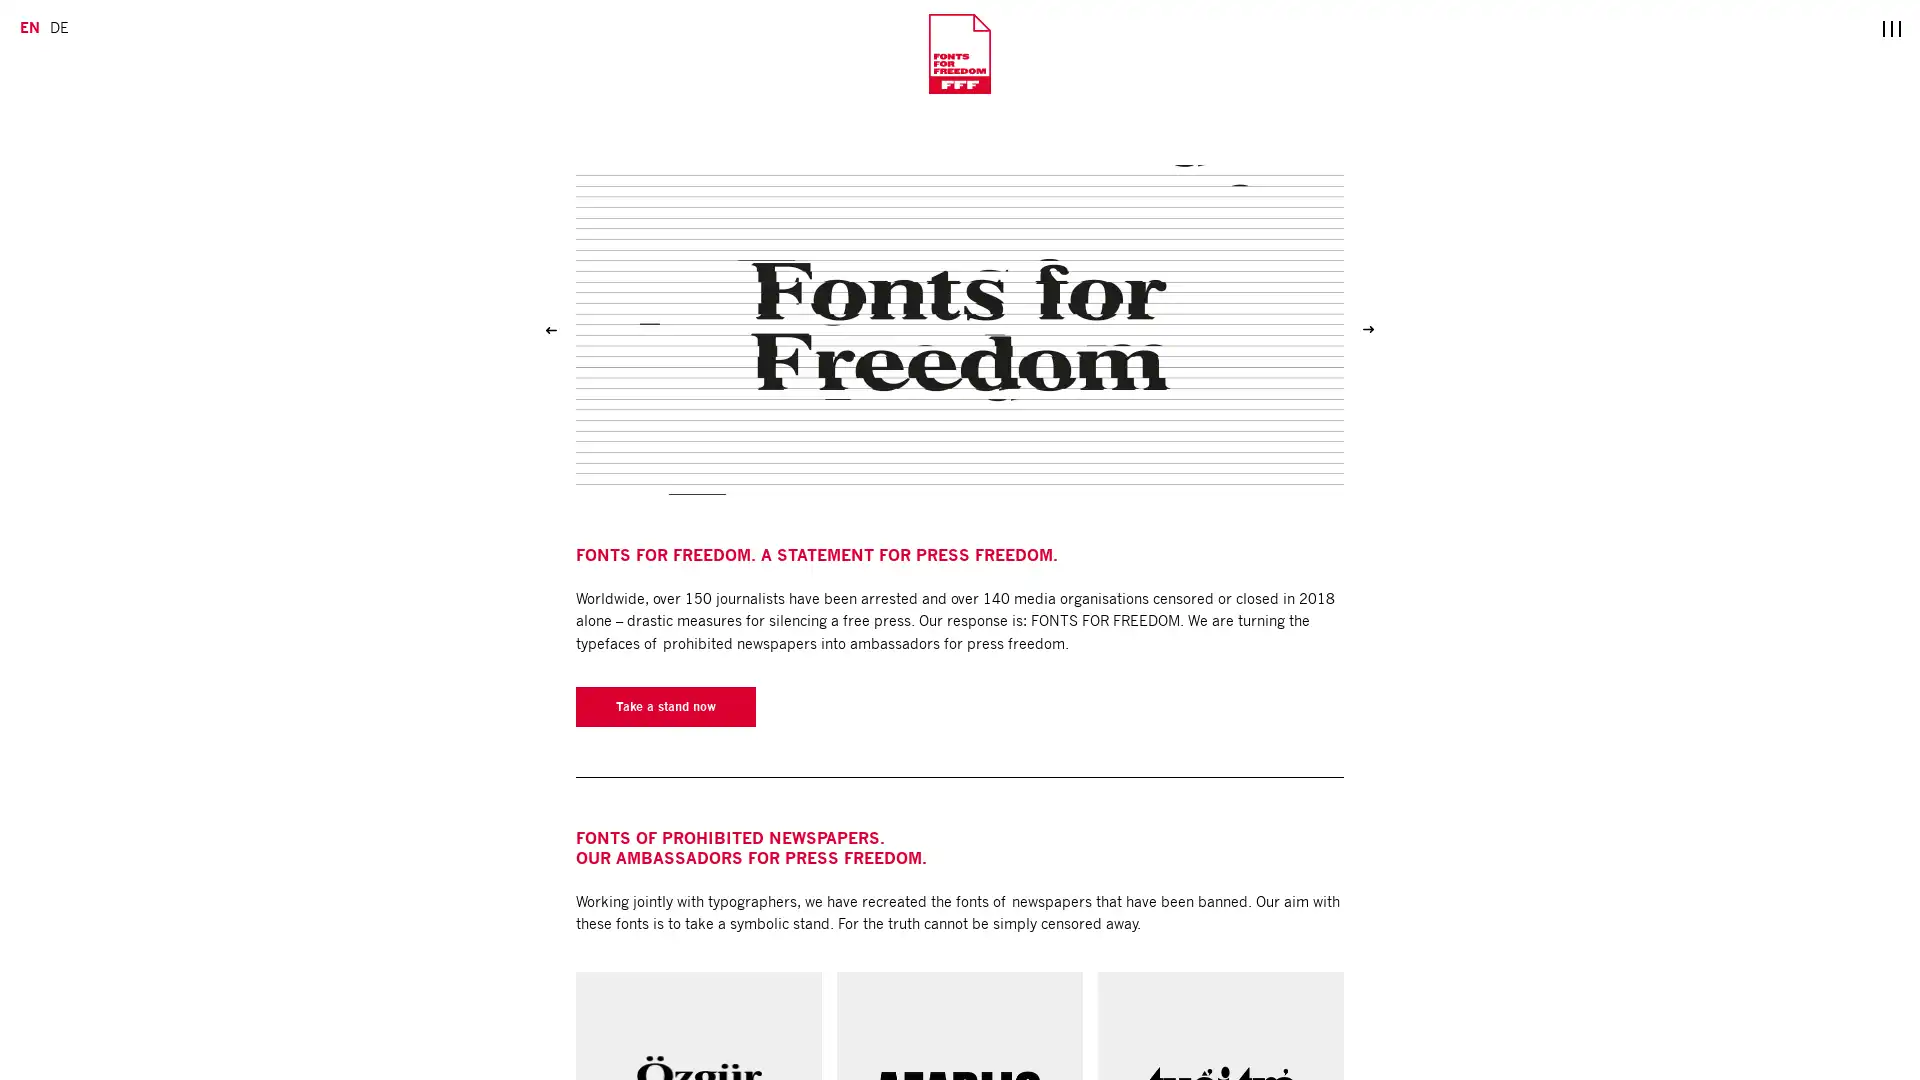 The height and width of the screenshot is (1080, 1920). Describe the element at coordinates (551, 329) in the screenshot. I see `Previous slide` at that location.